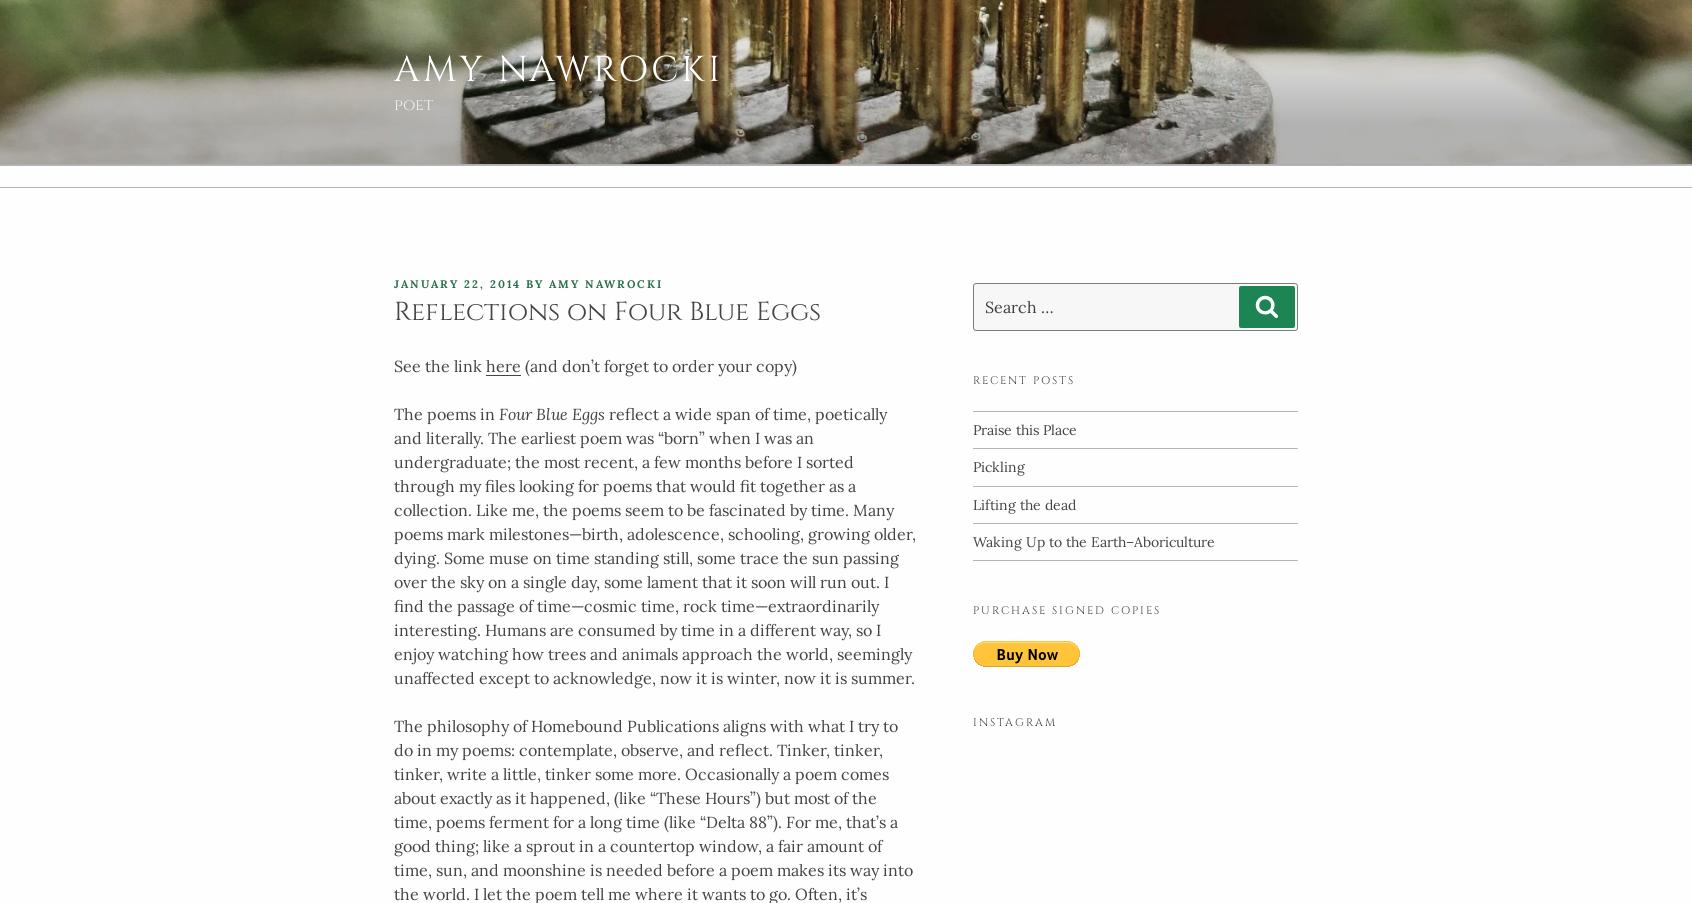 The width and height of the screenshot is (1692, 903). Describe the element at coordinates (1022, 503) in the screenshot. I see `'Lifting the dead'` at that location.